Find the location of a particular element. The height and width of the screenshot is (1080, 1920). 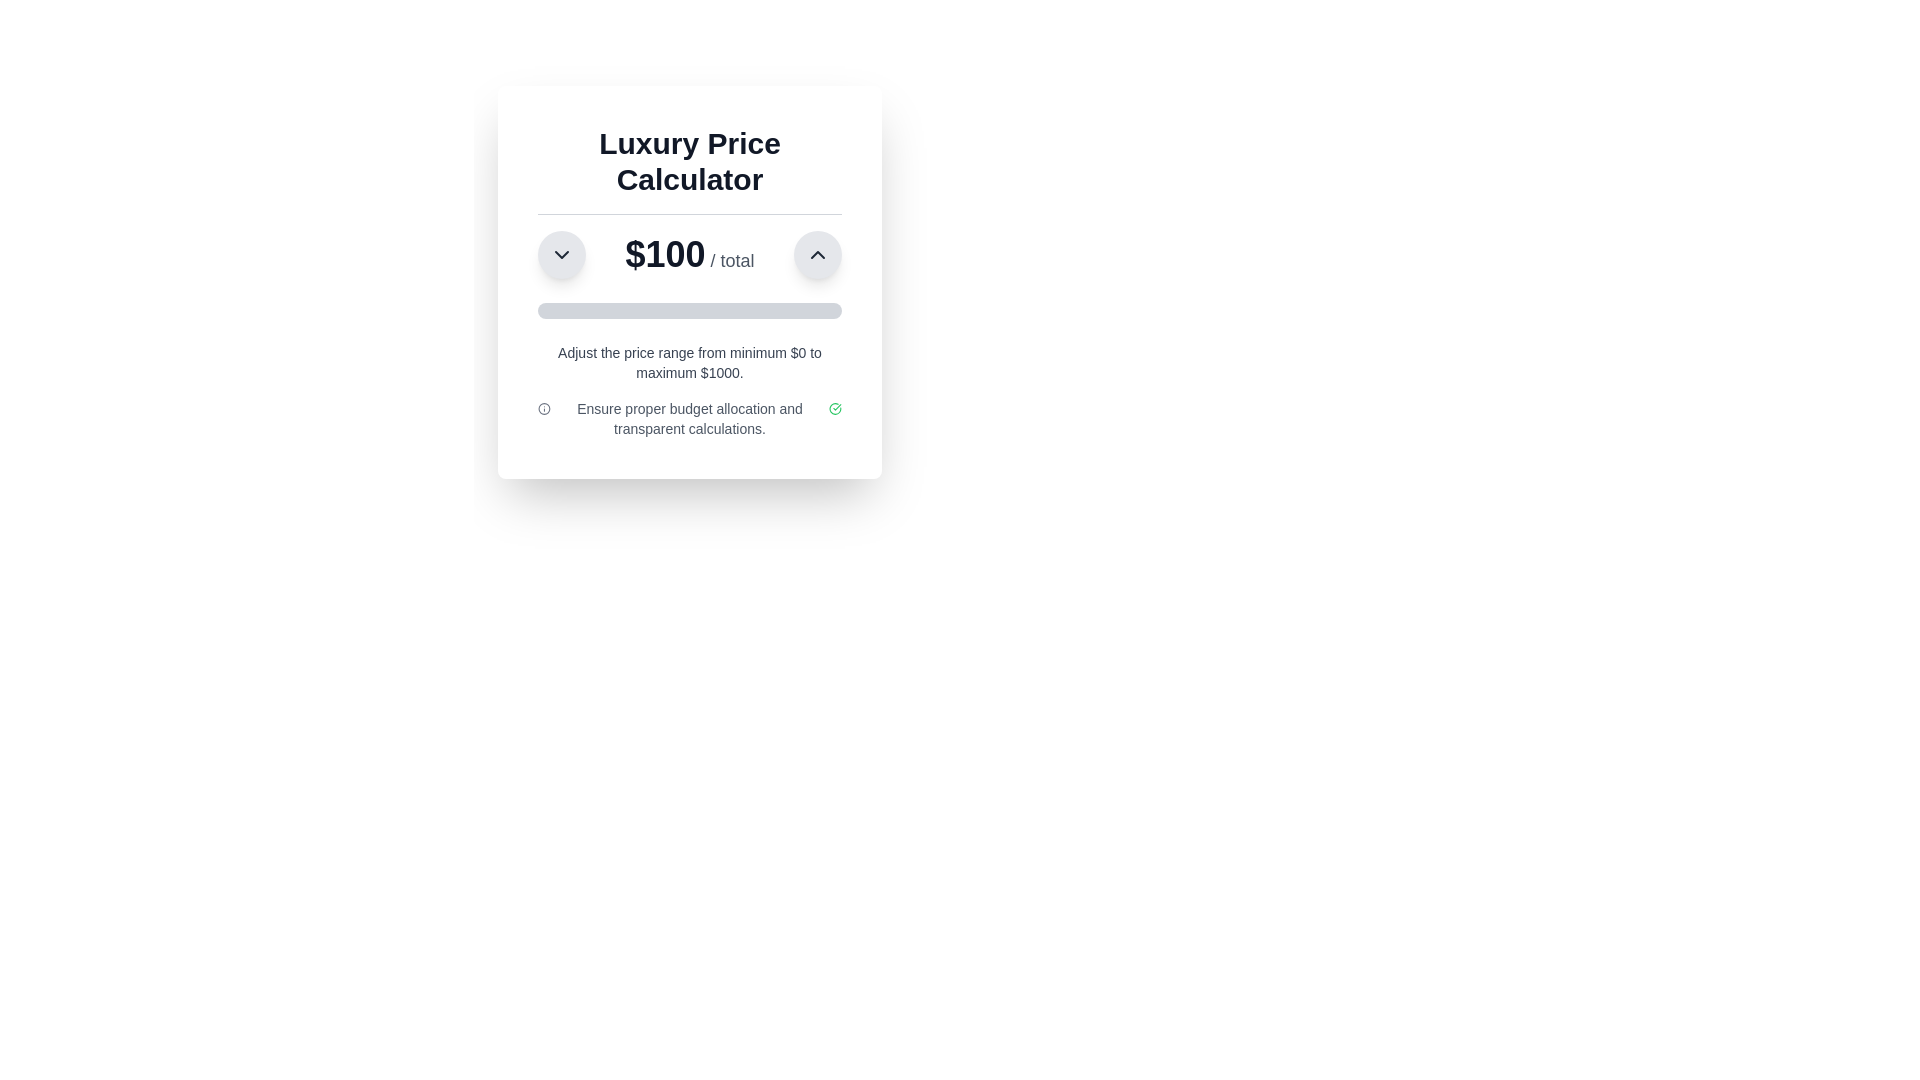

informational text component located at the bottom of the 'Luxury Price Calculator' card, which guides the user on budget allocation and calculations is located at coordinates (690, 418).